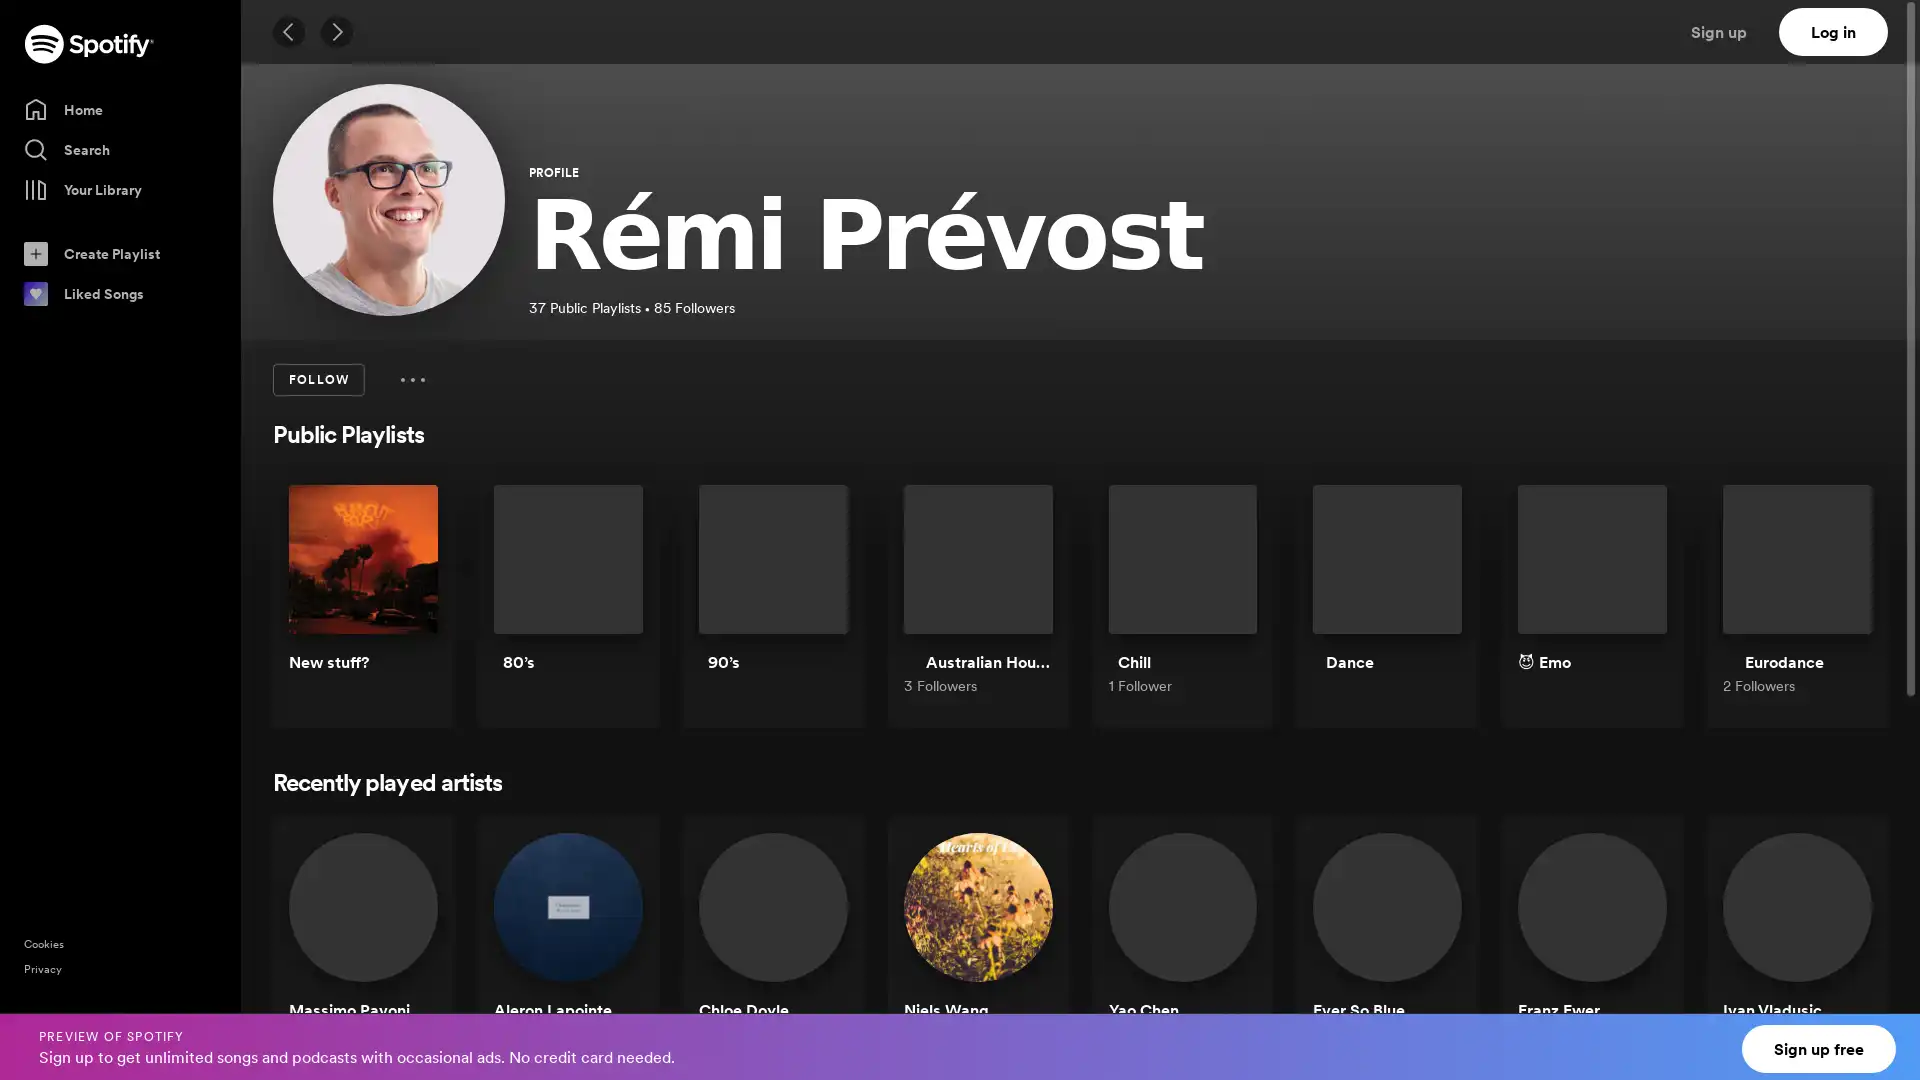  Describe the element at coordinates (1635, 955) in the screenshot. I see `Play Franz Ewer` at that location.